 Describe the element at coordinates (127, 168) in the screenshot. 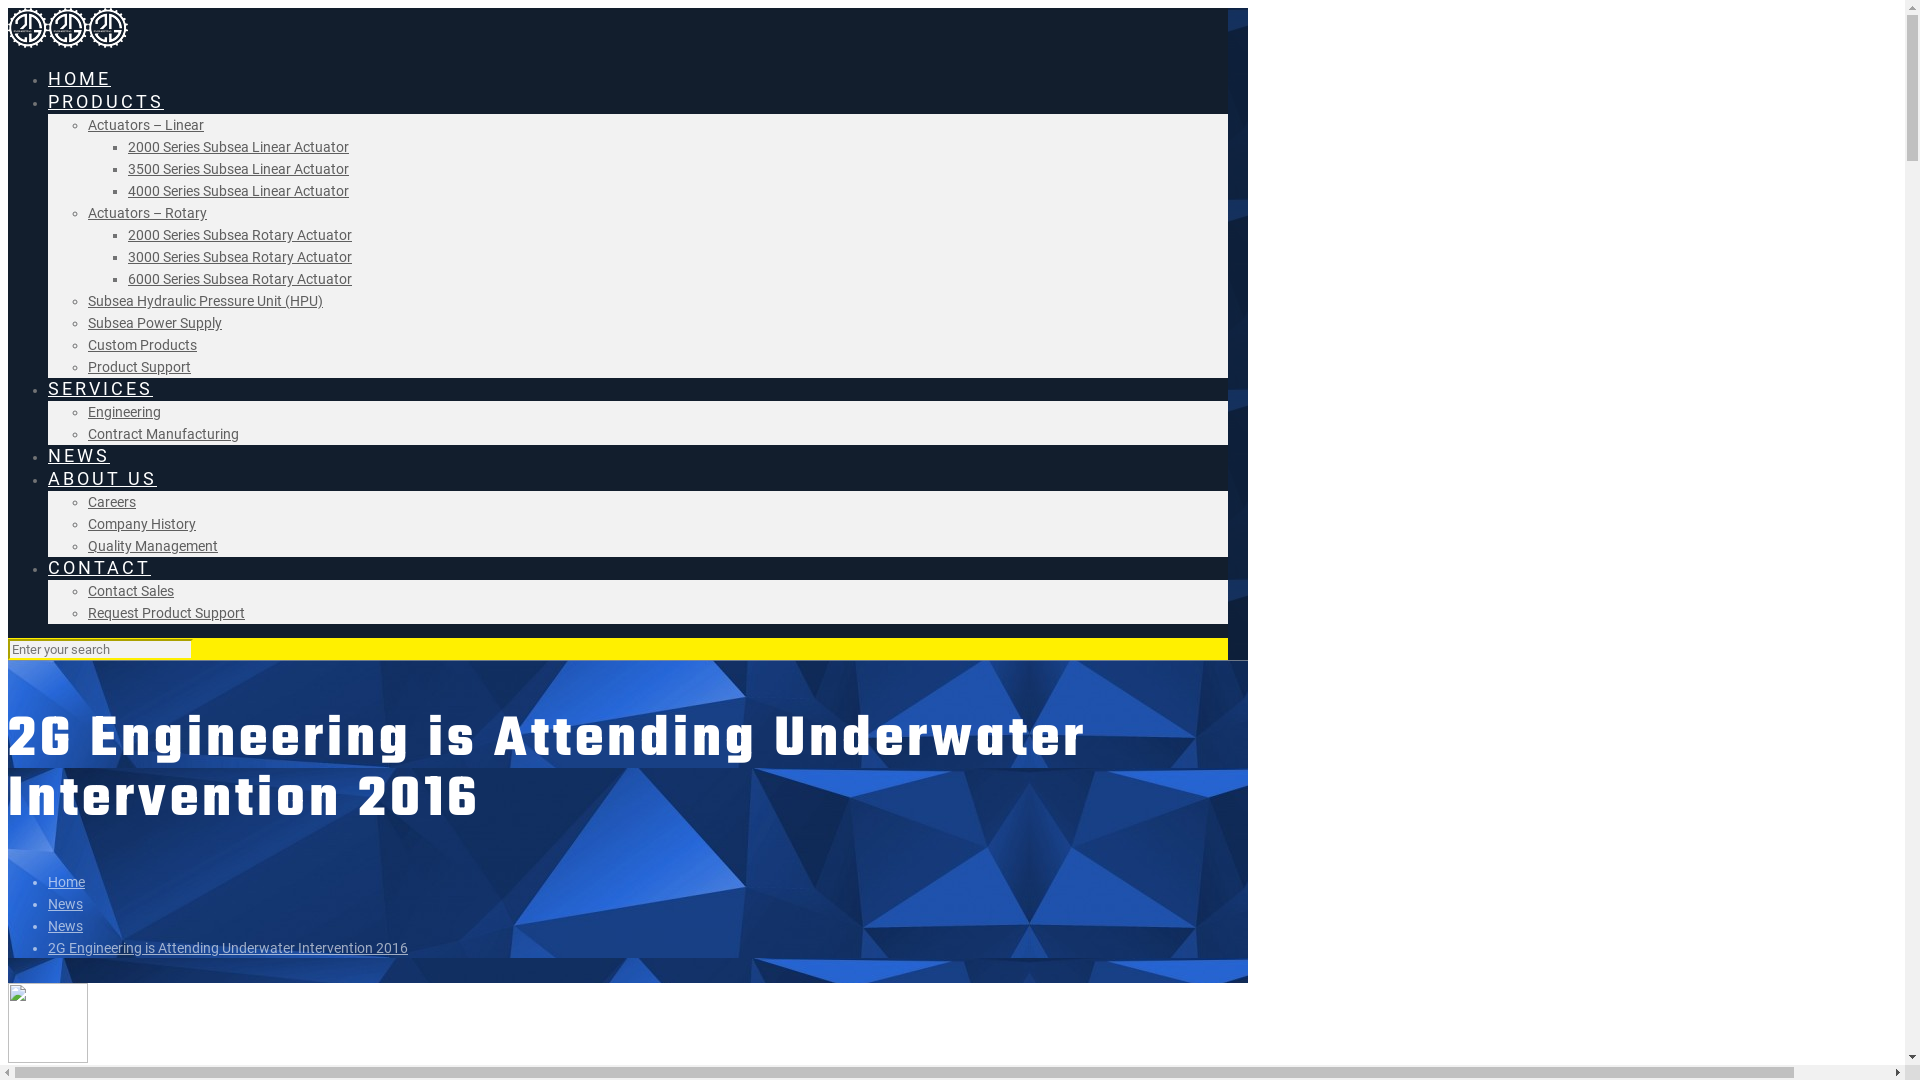

I see `'3500 Series Subsea Linear Actuator'` at that location.